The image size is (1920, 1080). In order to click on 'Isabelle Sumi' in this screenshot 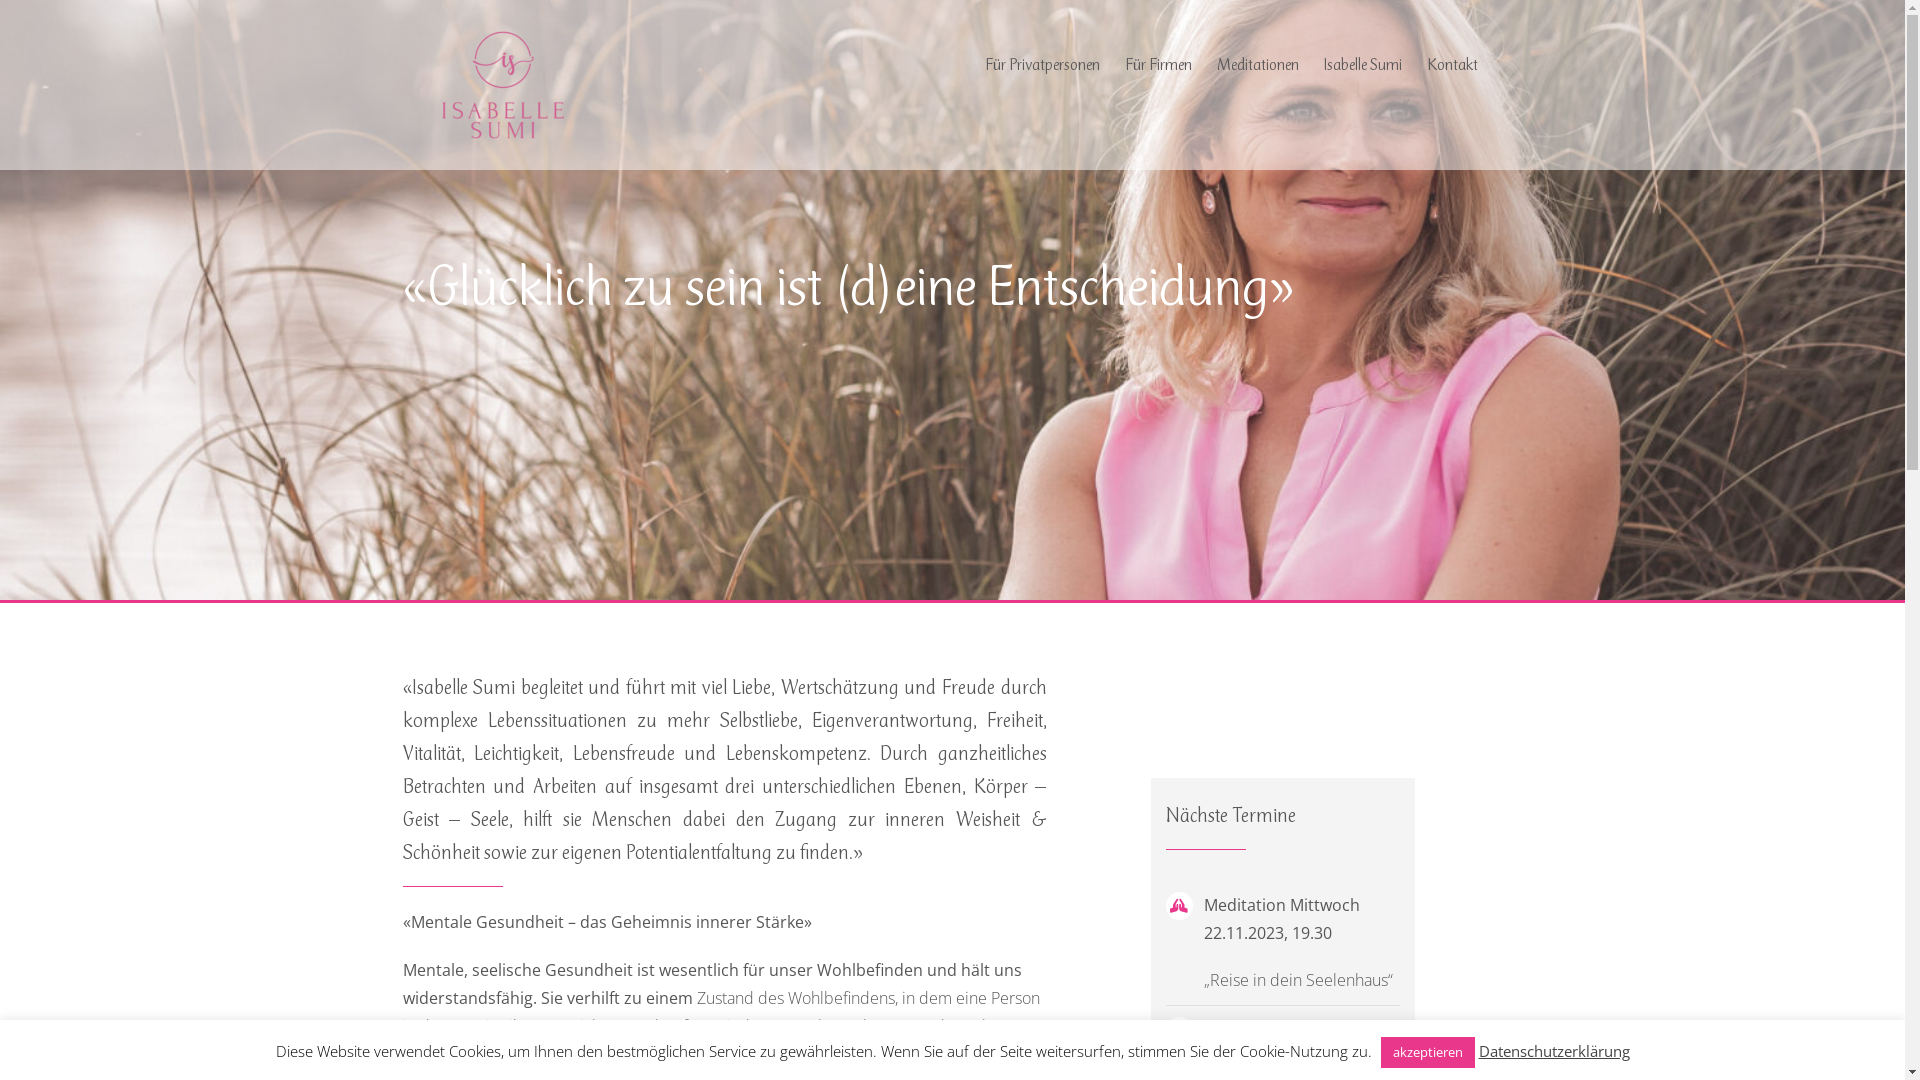, I will do `click(1362, 63)`.